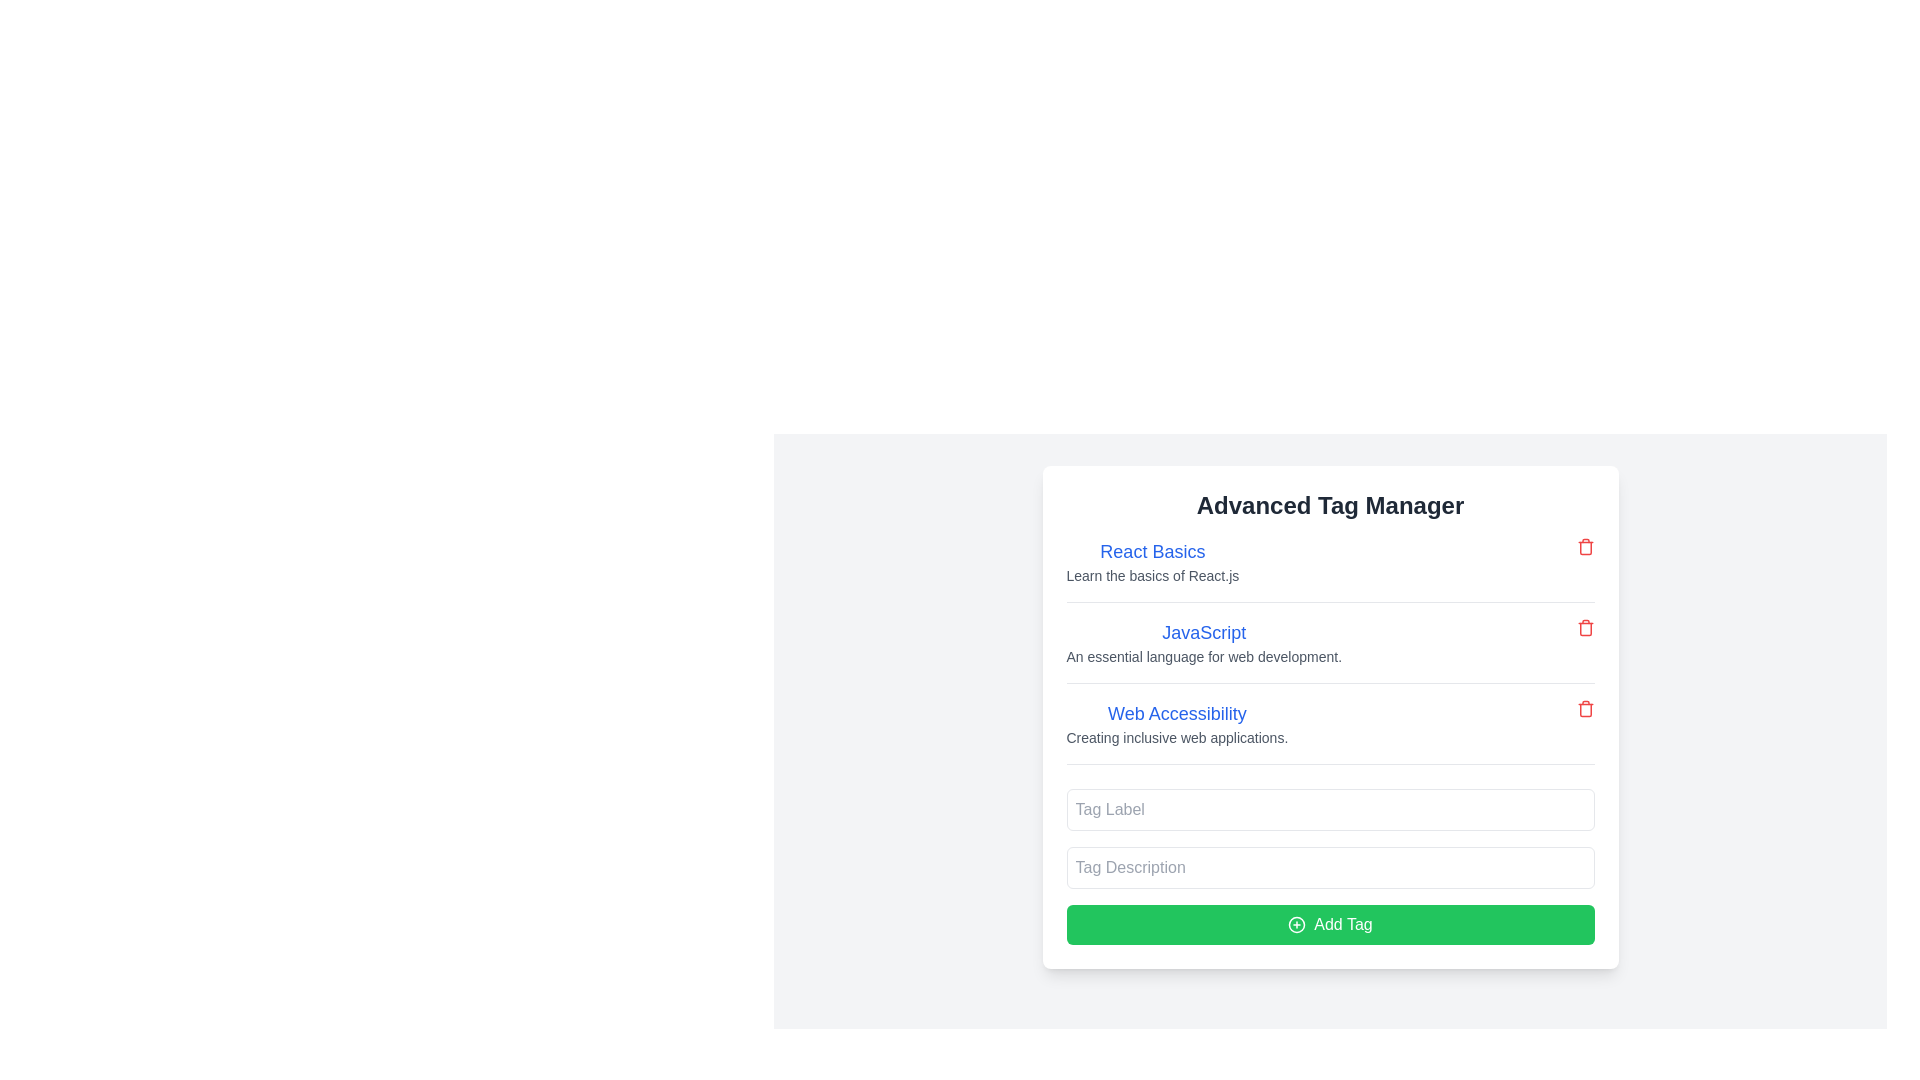 The image size is (1920, 1080). I want to click on the Text label that serves as a title or heading in the 'Advanced Tag Manager' interface, positioned above 'An essential language for web development.' and below 'React Basics', so click(1203, 632).